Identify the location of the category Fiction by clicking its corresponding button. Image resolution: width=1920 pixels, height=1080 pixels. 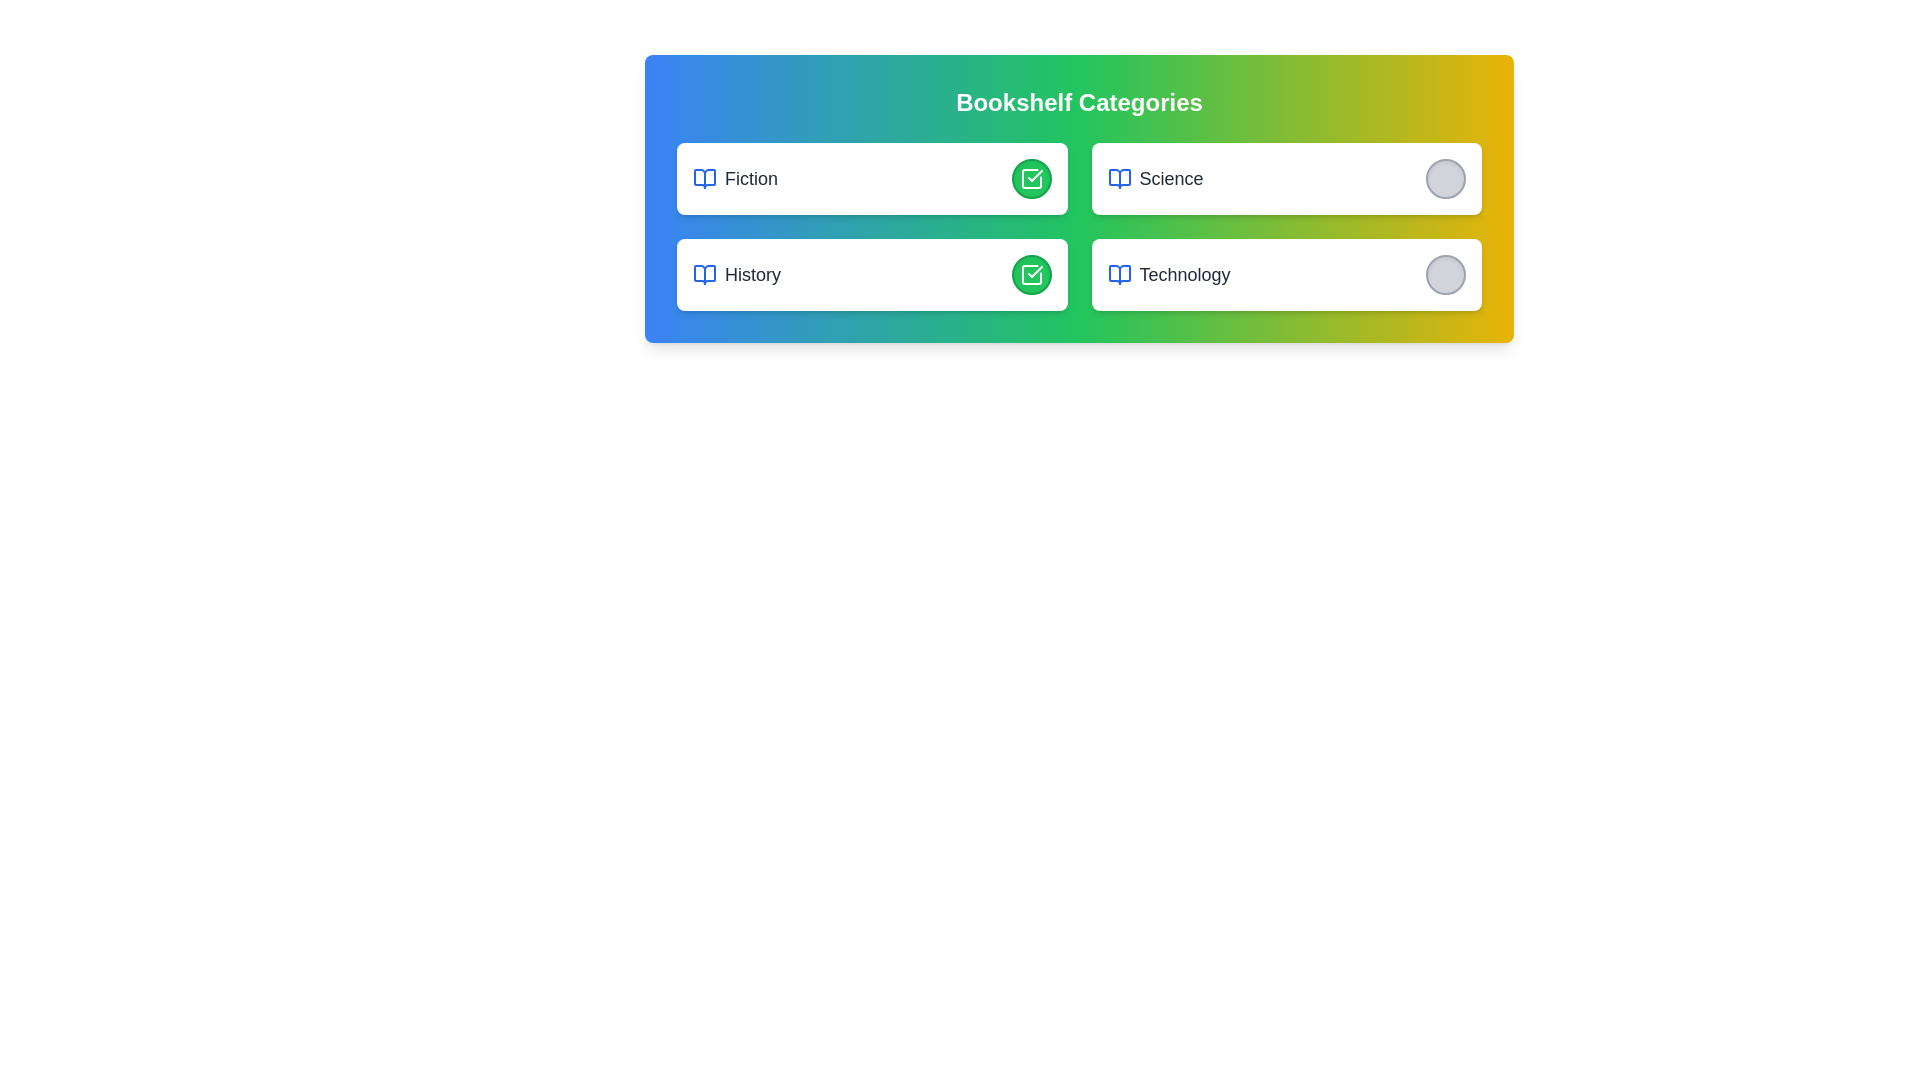
(1031, 177).